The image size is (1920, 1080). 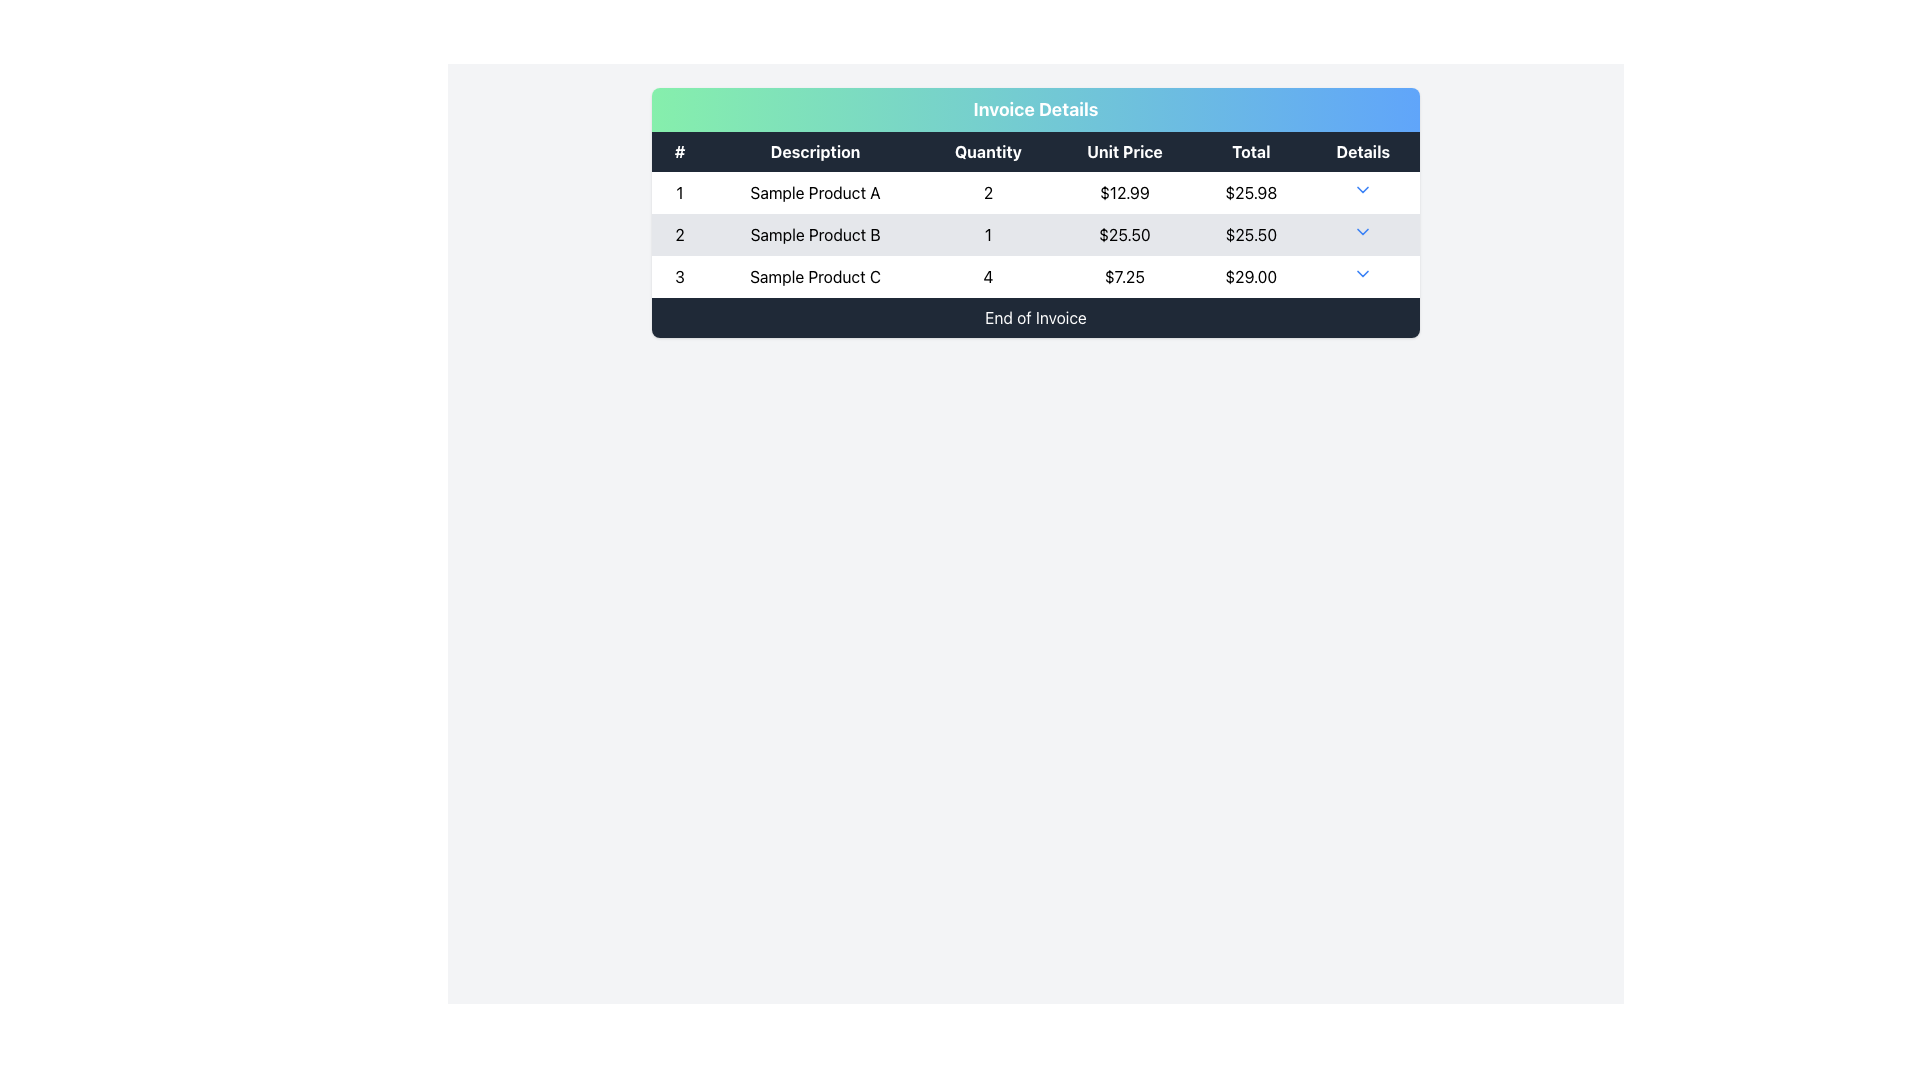 I want to click on the 'Total' text label element, which is part of the header row in a table and is located between the 'Unit Price' and 'Details' headers, so click(x=1250, y=150).